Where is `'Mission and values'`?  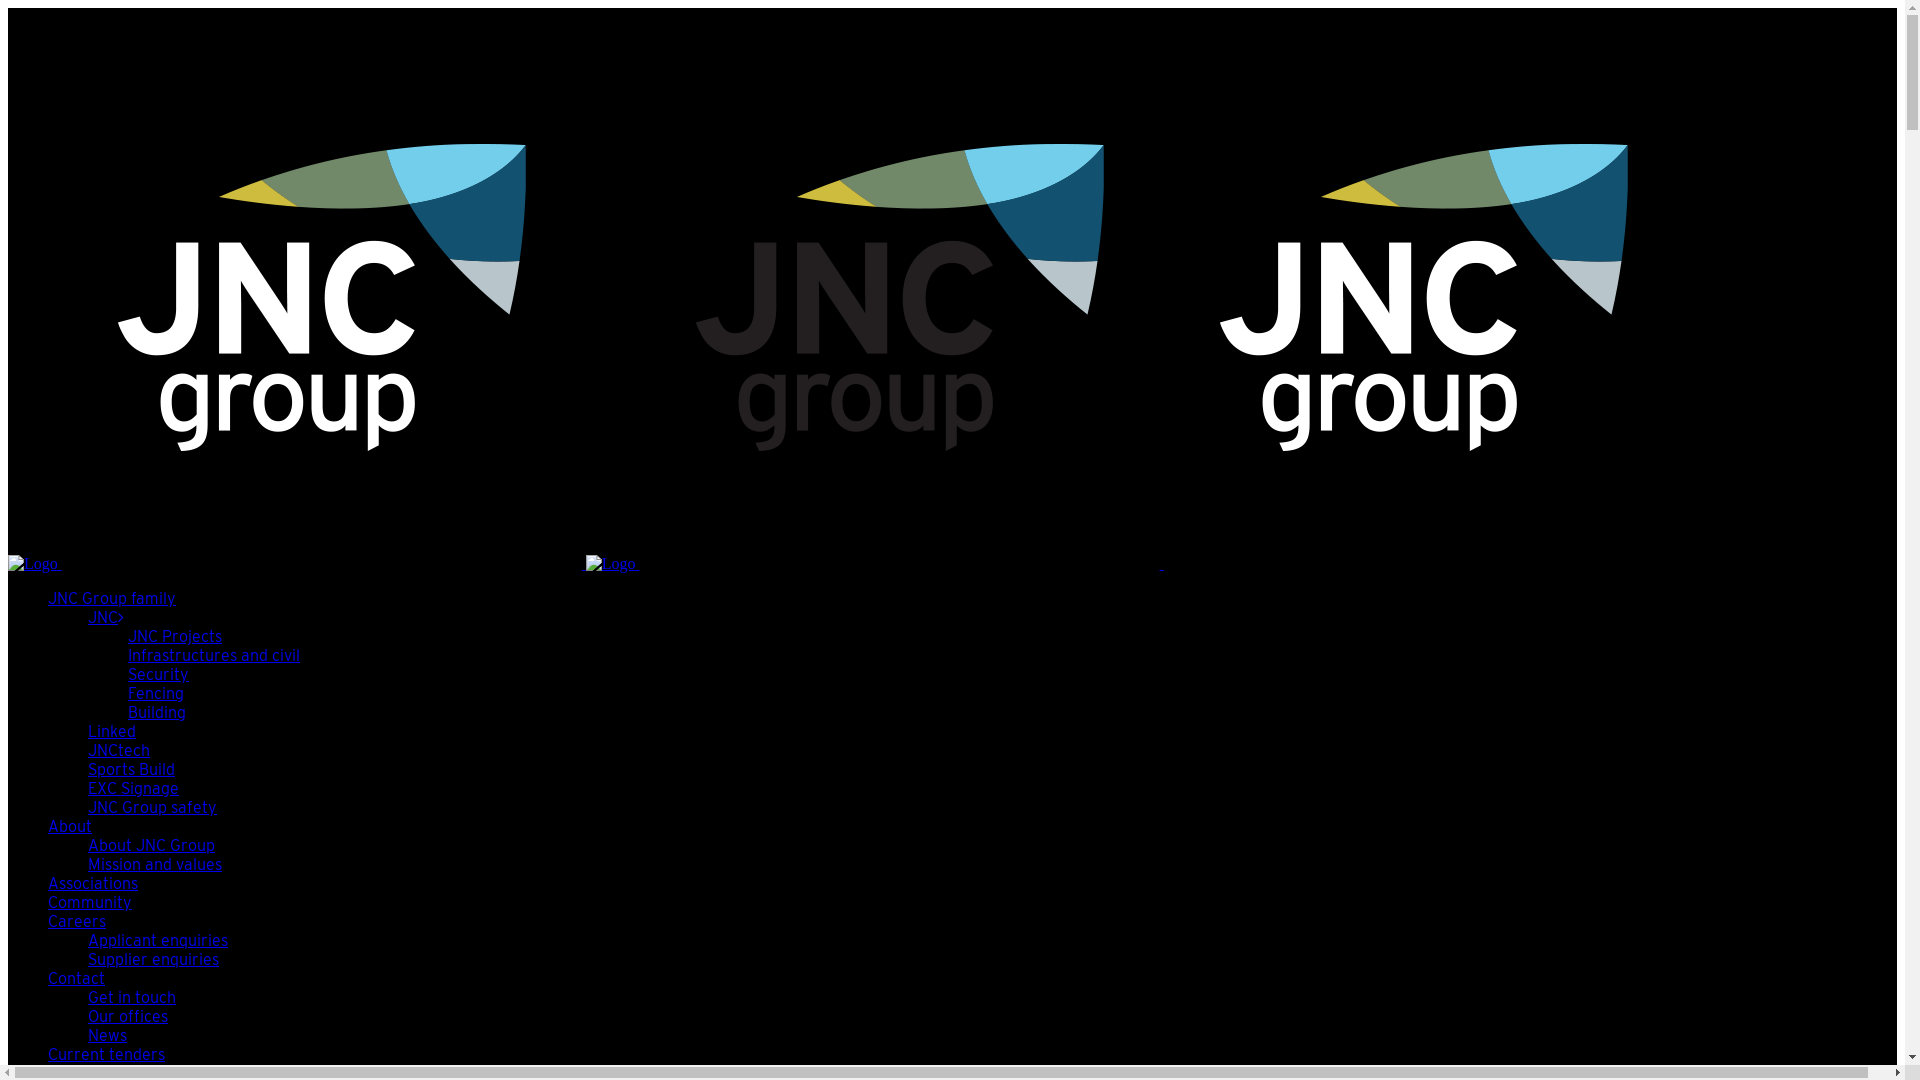
'Mission and values' is located at coordinates (86, 863).